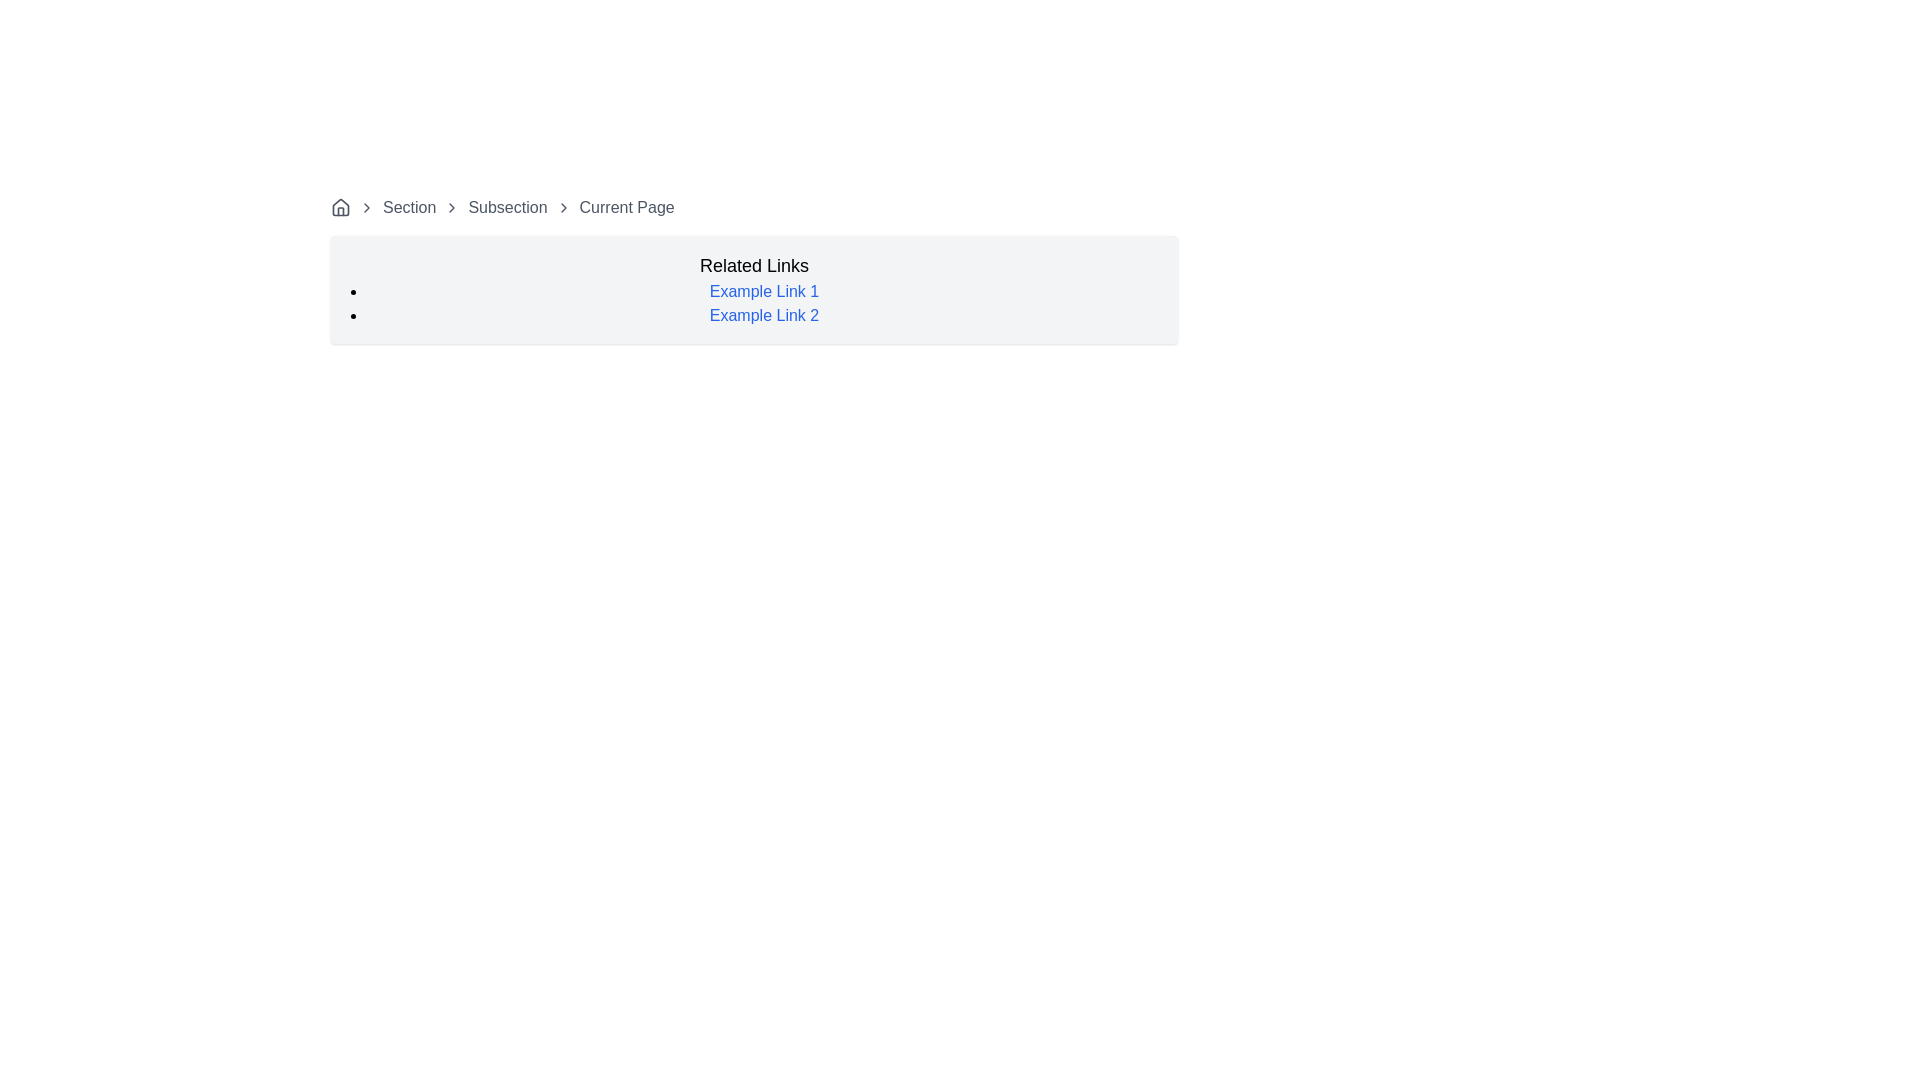 This screenshot has width=1920, height=1080. What do you see at coordinates (763, 304) in the screenshot?
I see `the interactive links in the unordered list labeled 'Example Link 1' and 'Example Link 2' to observe the underline effect` at bounding box center [763, 304].